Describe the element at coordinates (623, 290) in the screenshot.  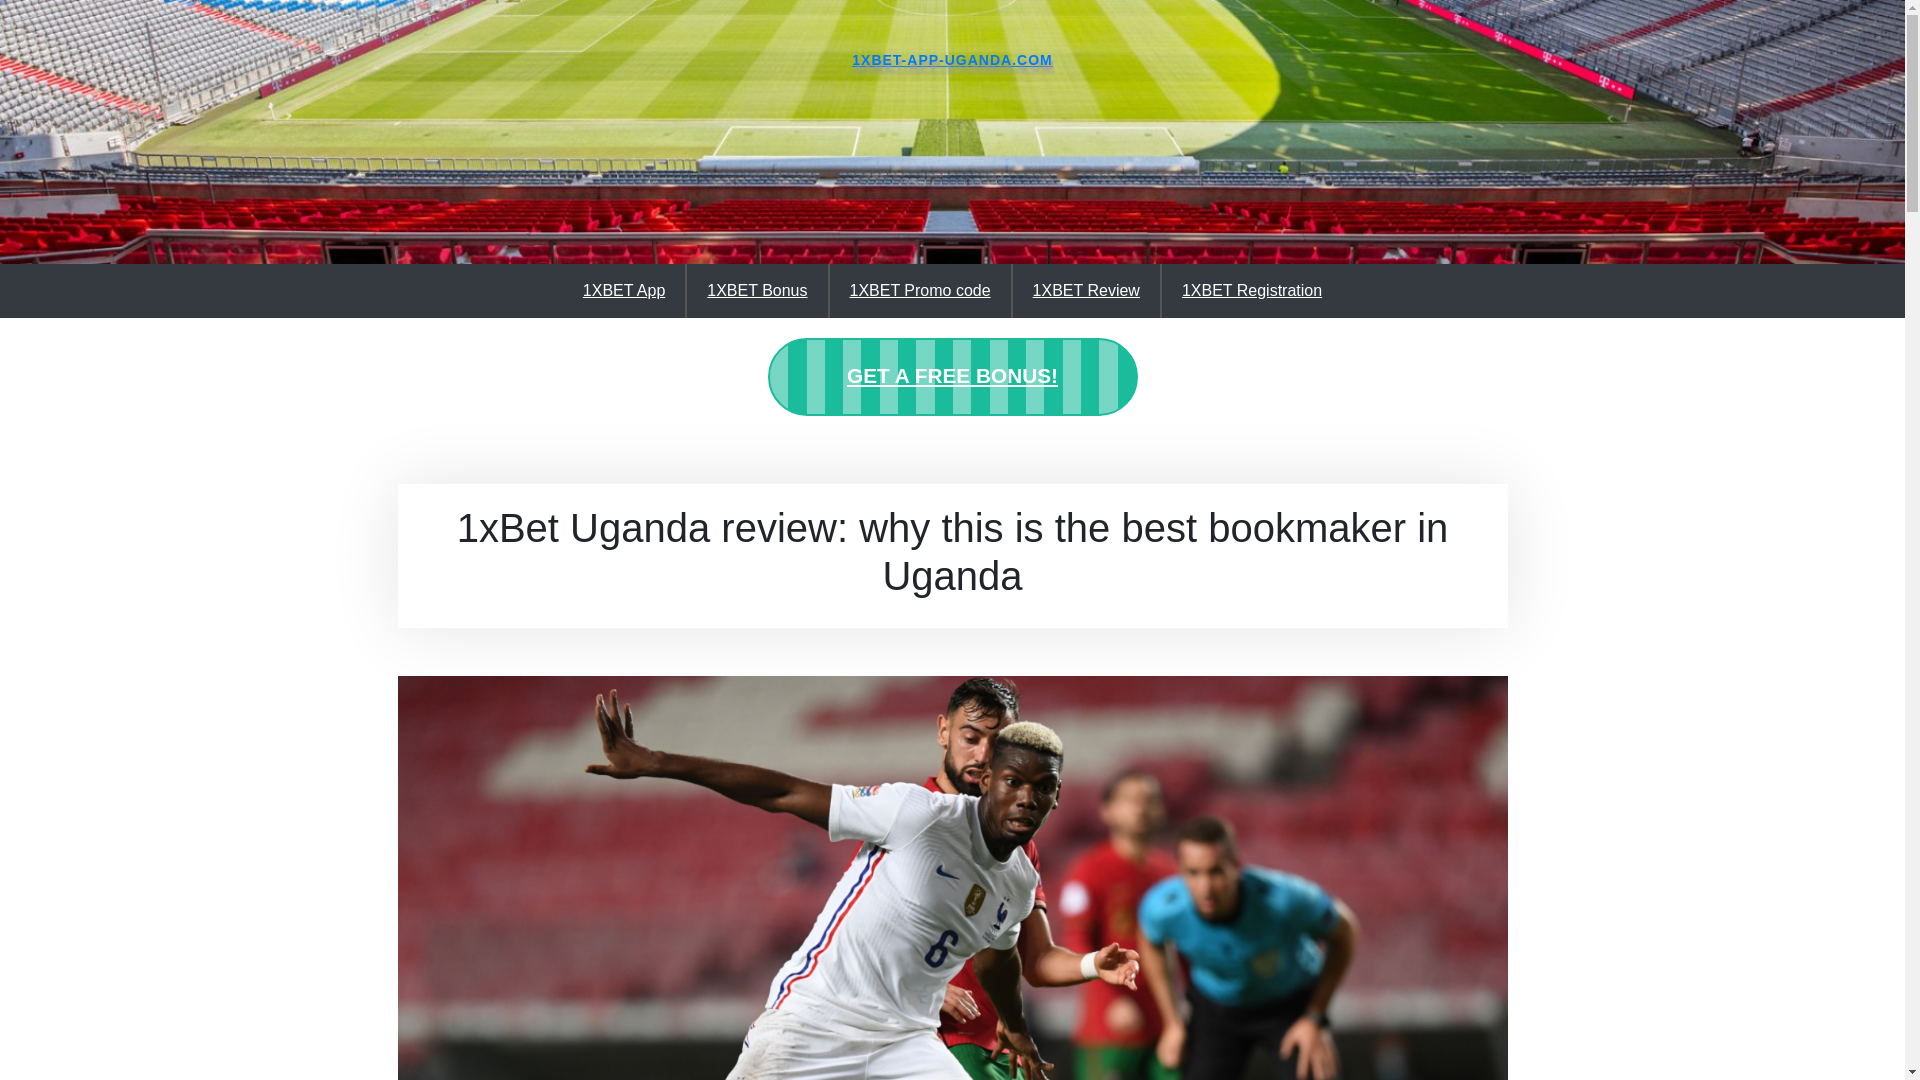
I see `'1XBET App'` at that location.